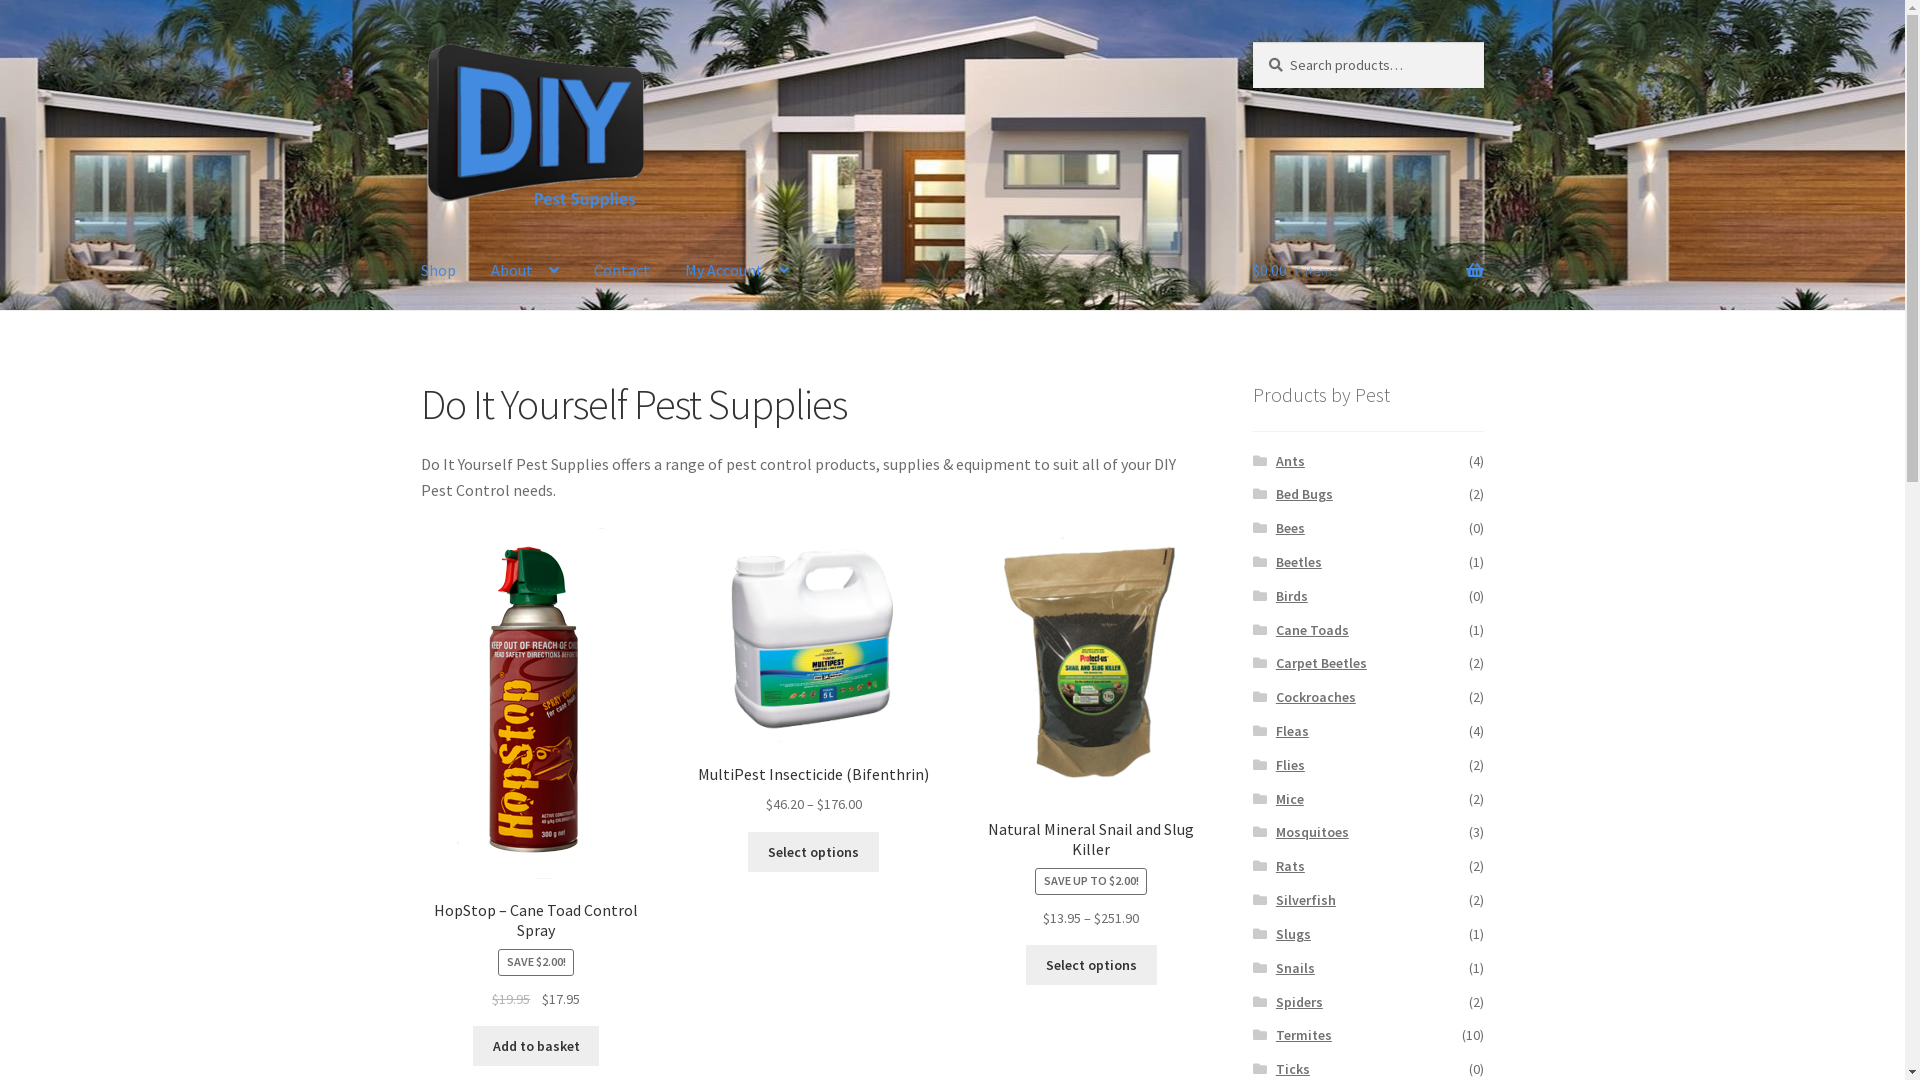 This screenshot has height=1080, width=1920. I want to click on 'Mice', so click(1275, 797).